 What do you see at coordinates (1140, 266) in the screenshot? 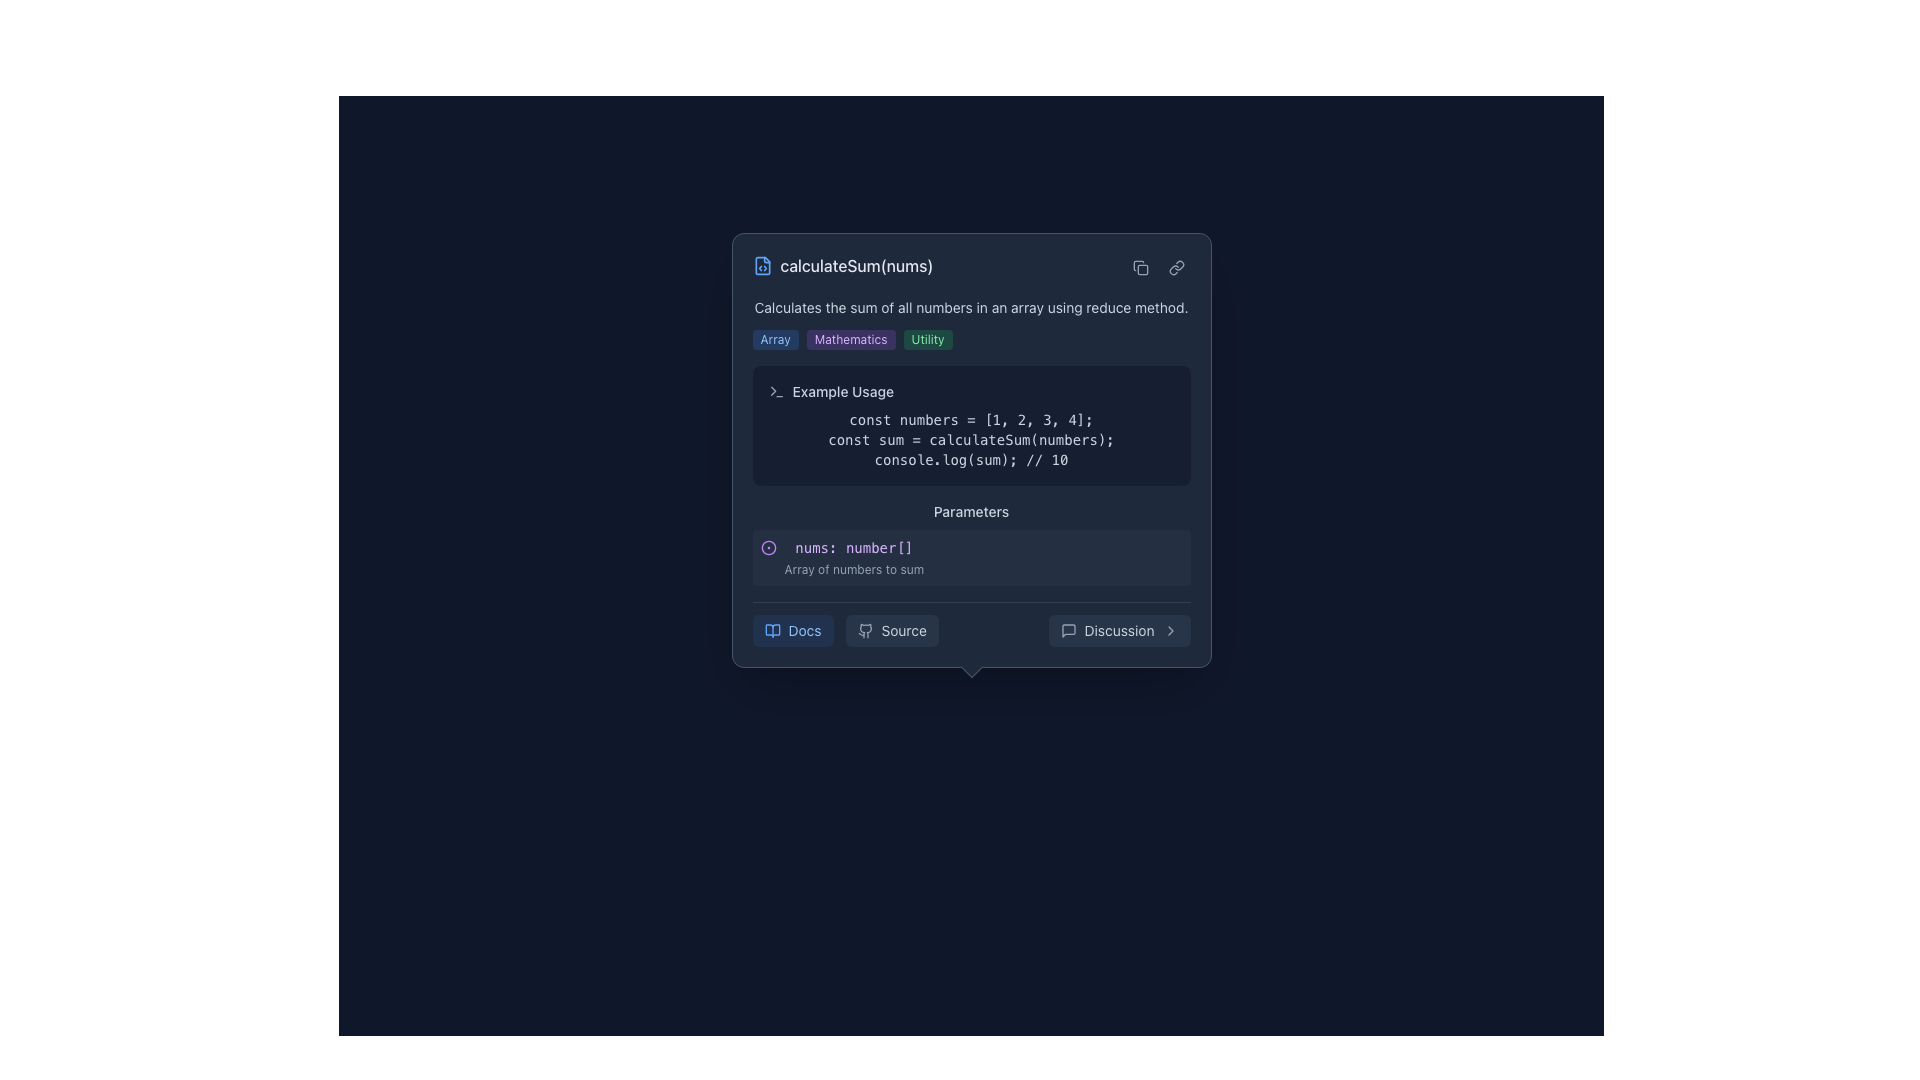
I see `the copy button located in the top-right section of the modal` at bounding box center [1140, 266].